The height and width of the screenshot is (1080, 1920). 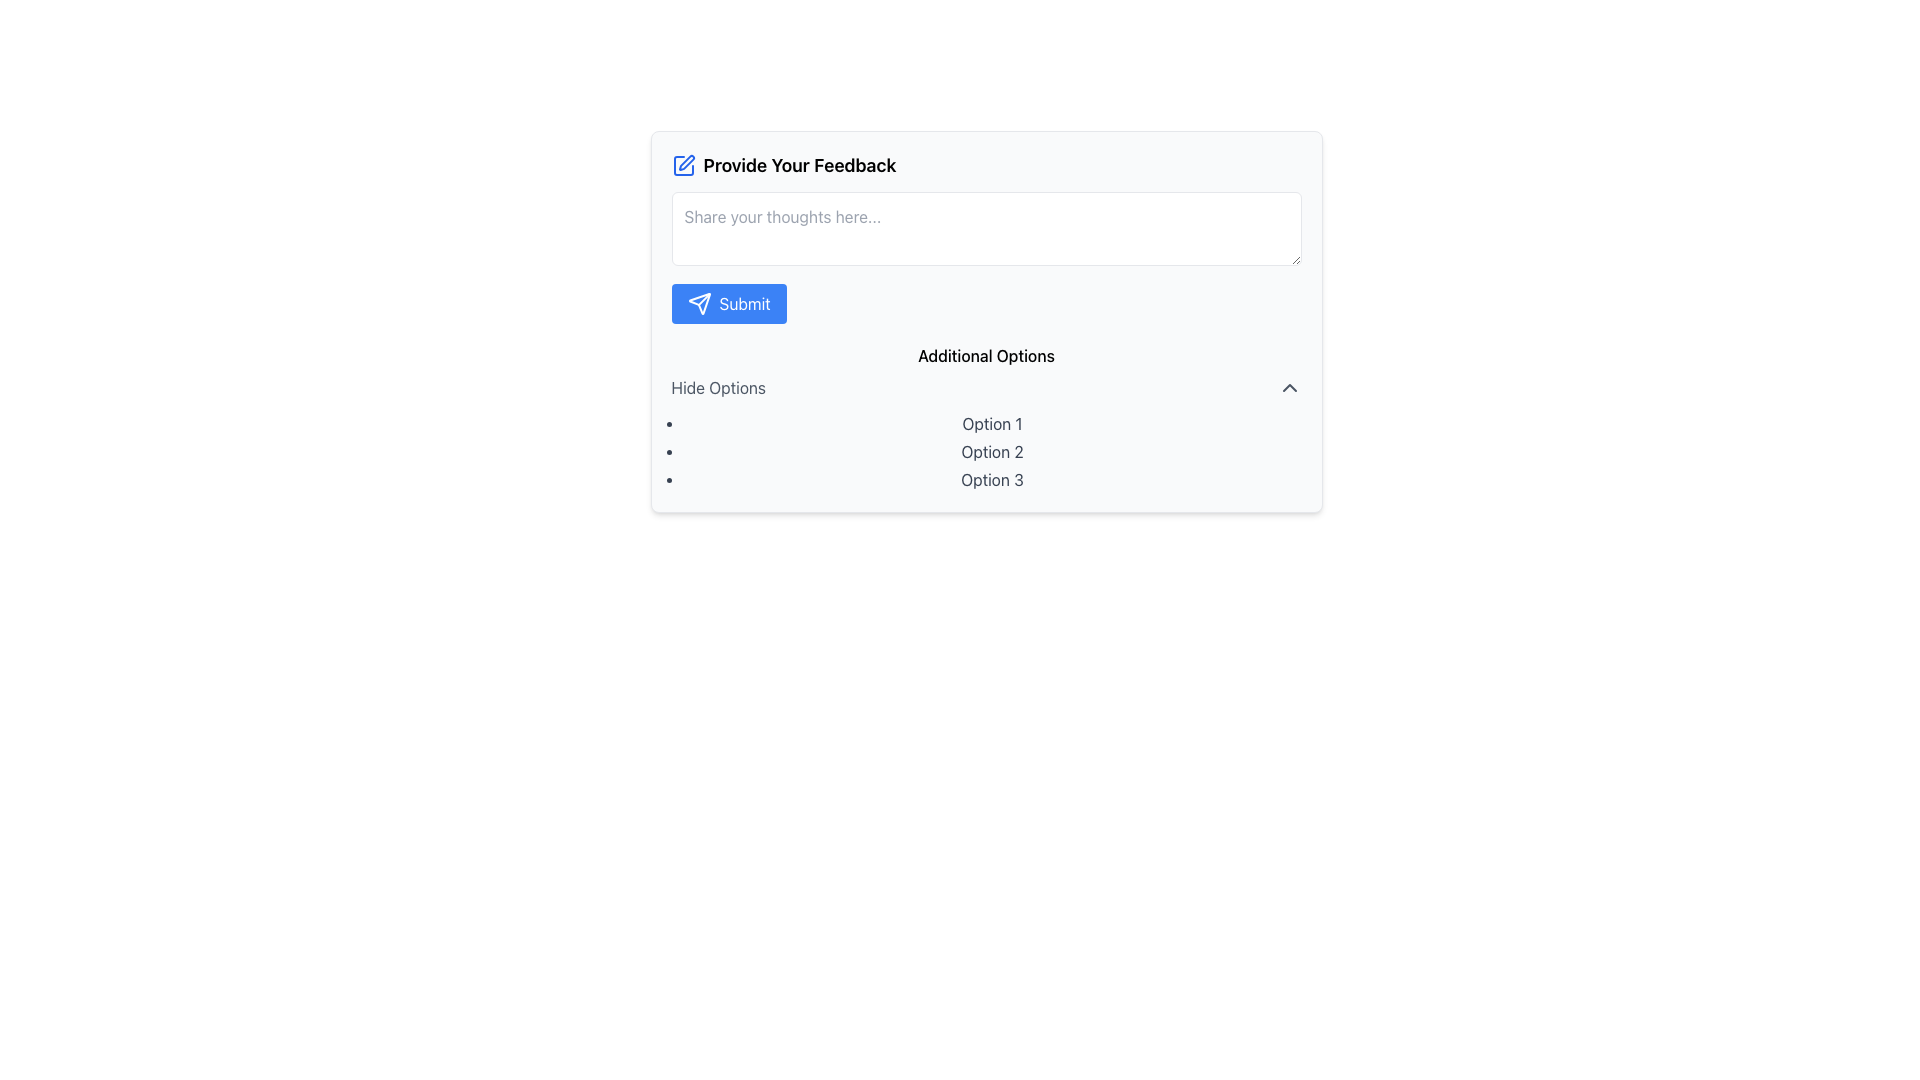 I want to click on to select the third list item in the 'Additional Options' section, located under 'Option 1' and 'Option 2', so click(x=992, y=479).